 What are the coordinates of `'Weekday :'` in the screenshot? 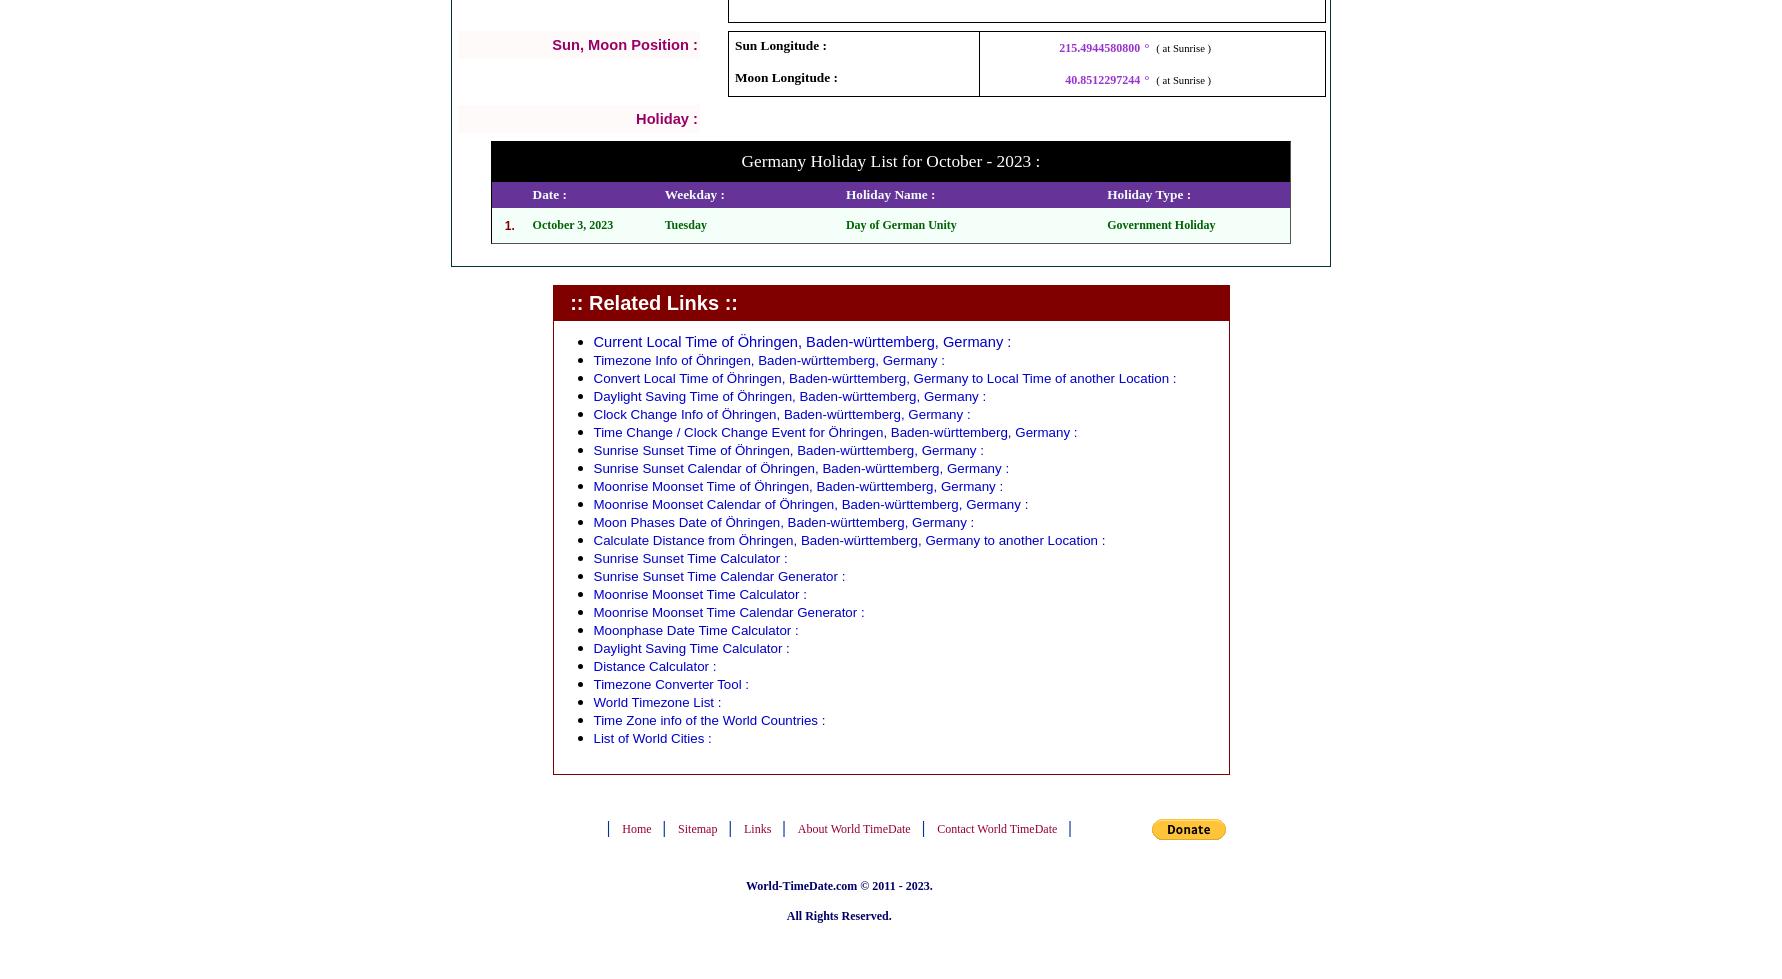 It's located at (693, 194).